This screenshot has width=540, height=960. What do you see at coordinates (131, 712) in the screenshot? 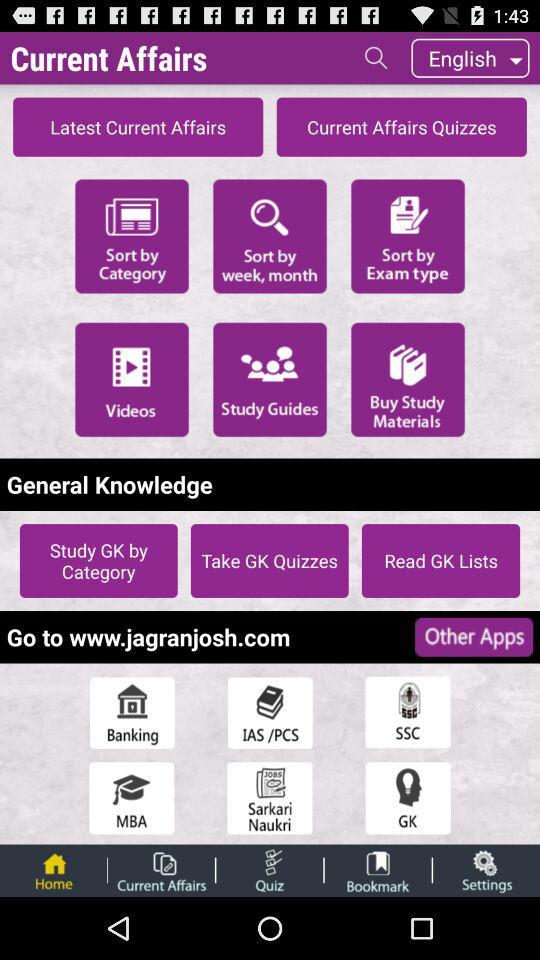
I see `banking option` at bounding box center [131, 712].